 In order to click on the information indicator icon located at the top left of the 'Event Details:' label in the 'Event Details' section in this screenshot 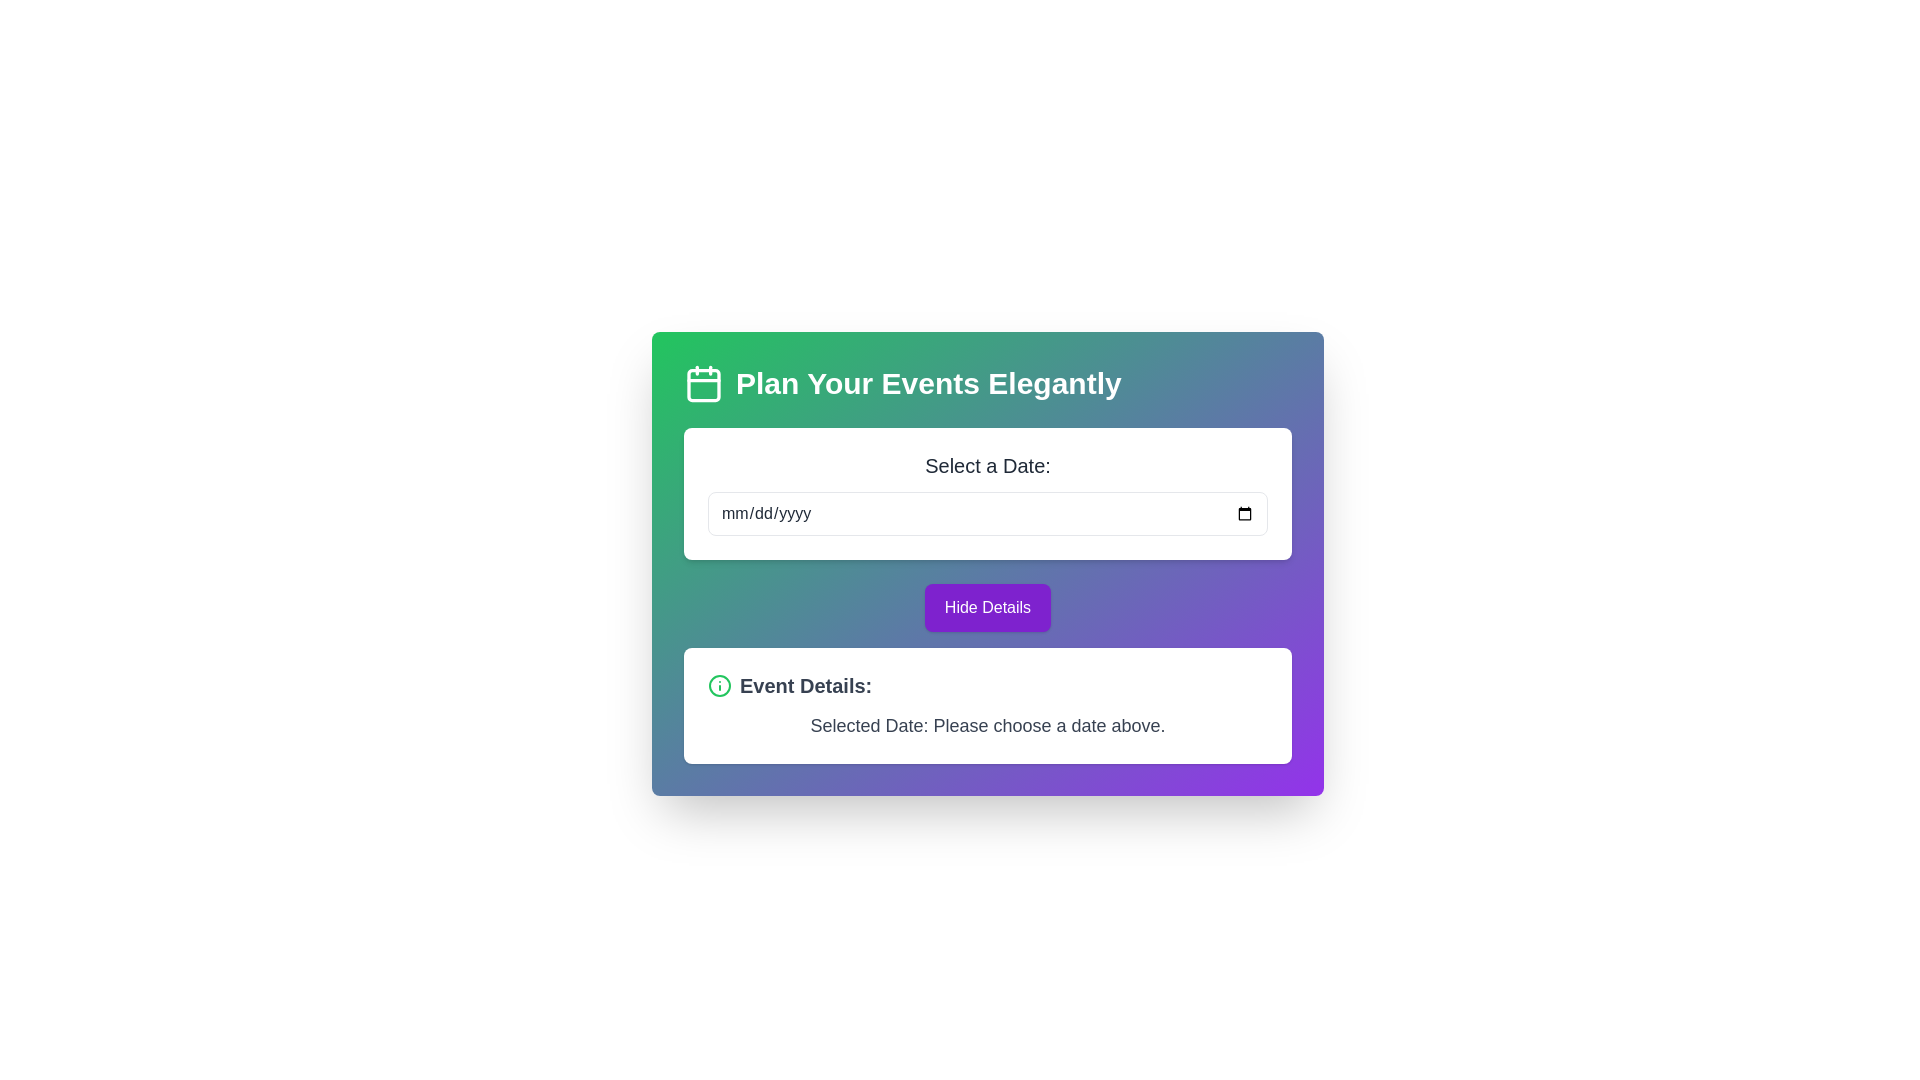, I will do `click(720, 685)`.